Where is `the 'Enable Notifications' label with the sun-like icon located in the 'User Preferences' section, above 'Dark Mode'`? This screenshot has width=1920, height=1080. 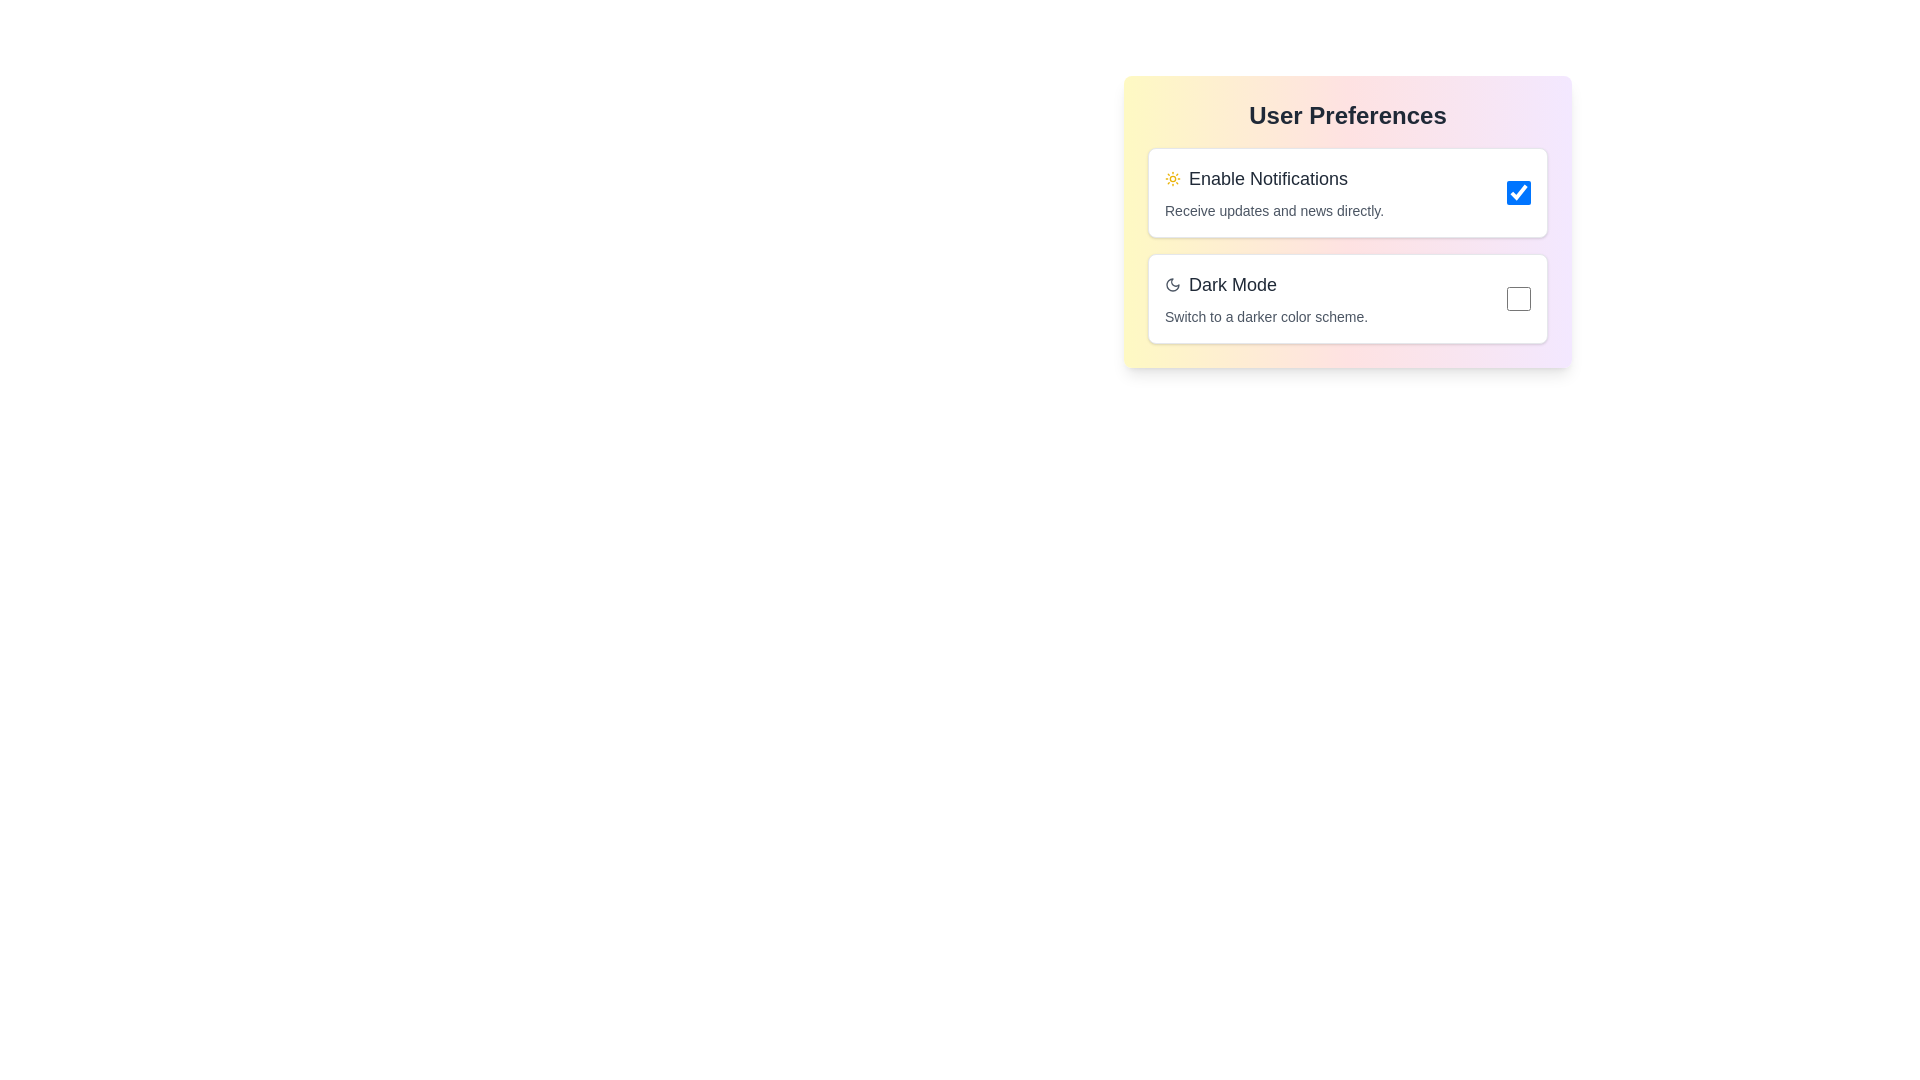
the 'Enable Notifications' label with the sun-like icon located in the 'User Preferences' section, above 'Dark Mode' is located at coordinates (1273, 177).